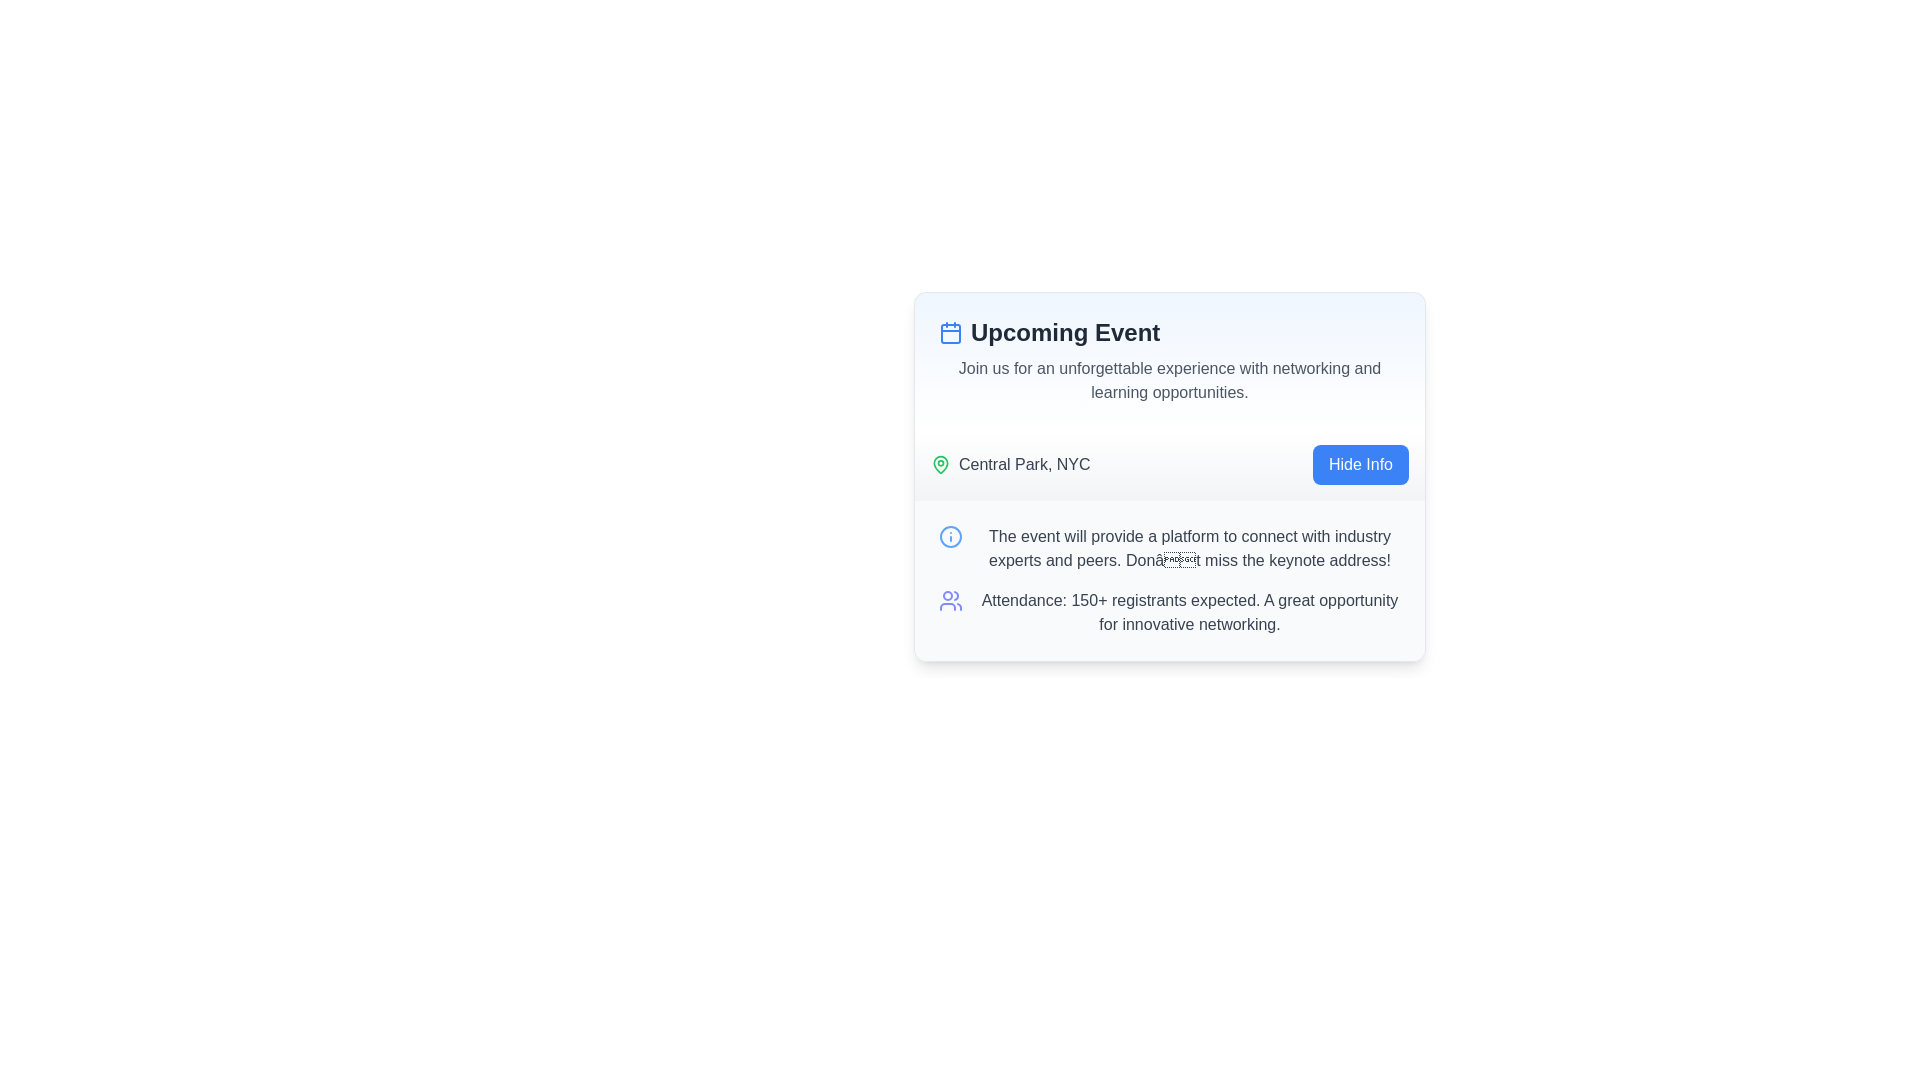 The image size is (1920, 1080). What do you see at coordinates (1170, 331) in the screenshot?
I see `the heading element at the top of the card UI component, which indicates the subject of an upcoming event` at bounding box center [1170, 331].